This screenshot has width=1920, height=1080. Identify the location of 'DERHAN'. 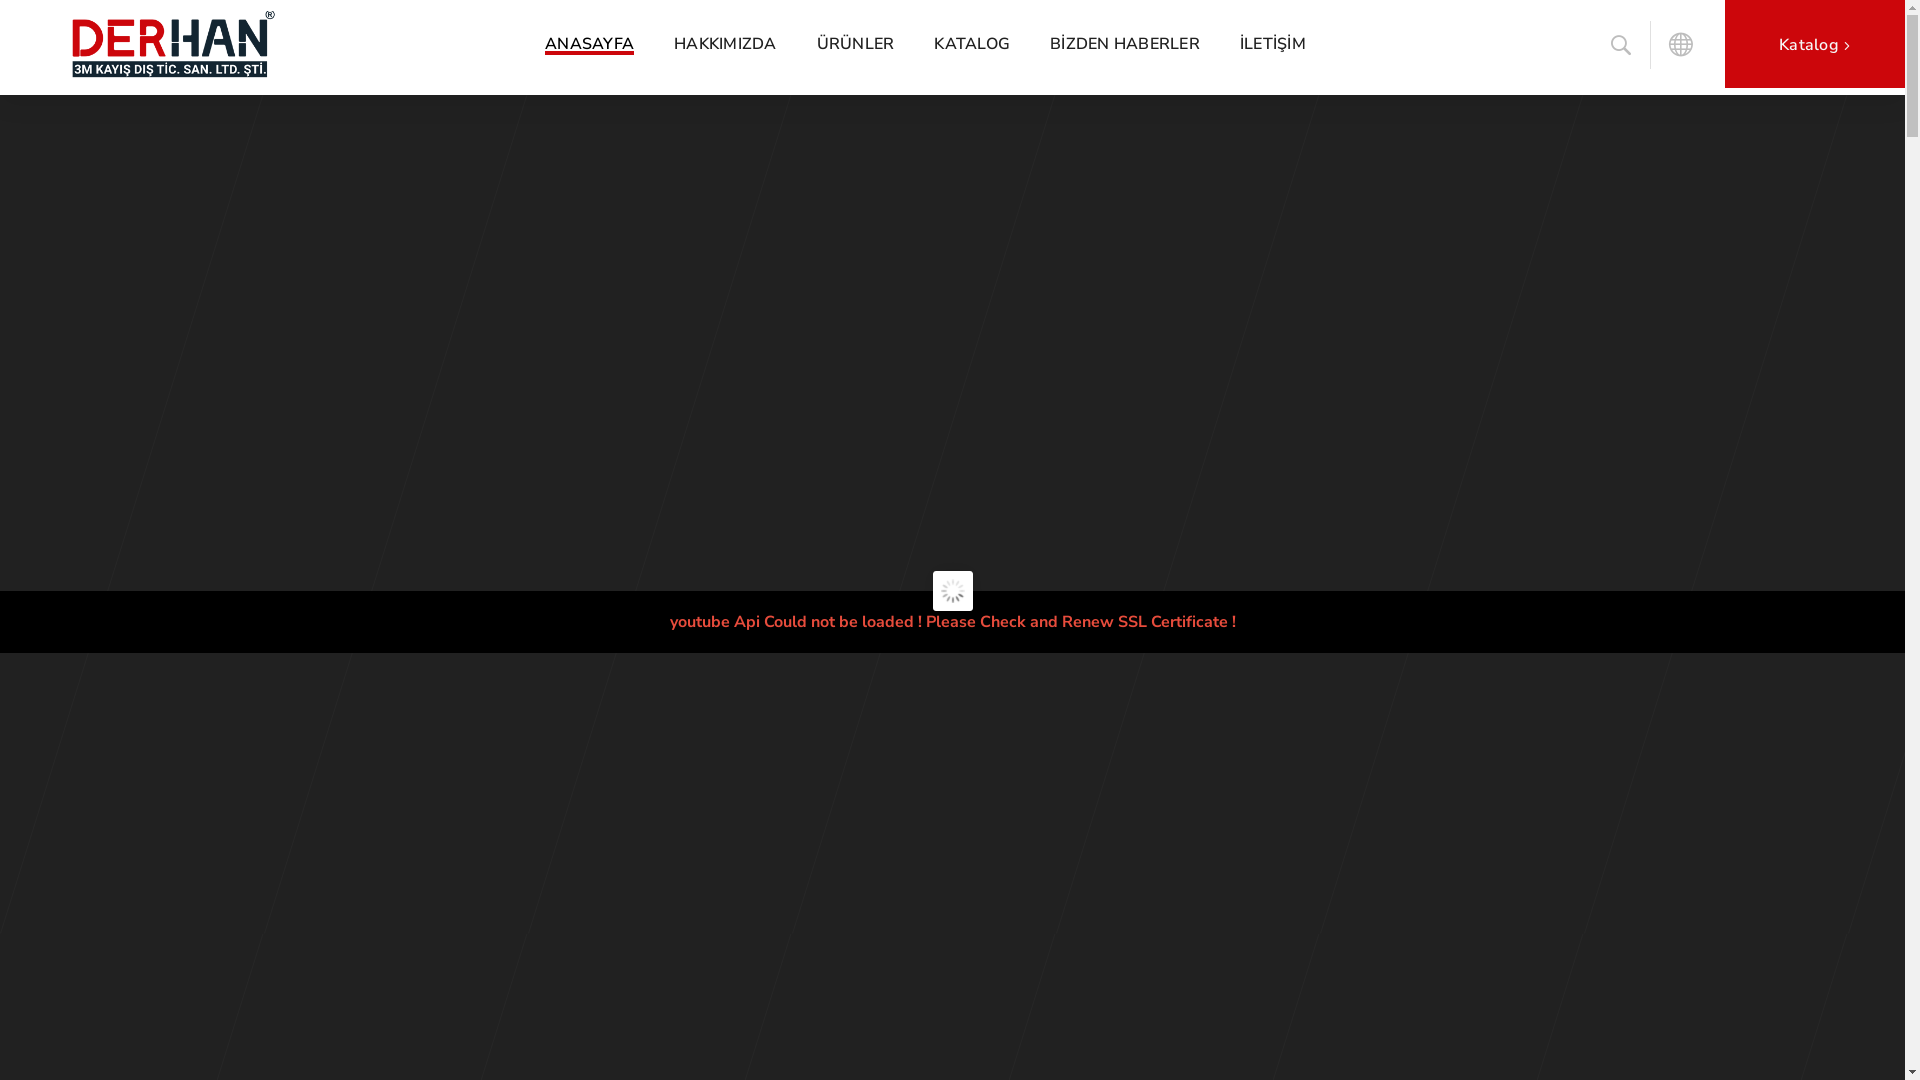
(261, 43).